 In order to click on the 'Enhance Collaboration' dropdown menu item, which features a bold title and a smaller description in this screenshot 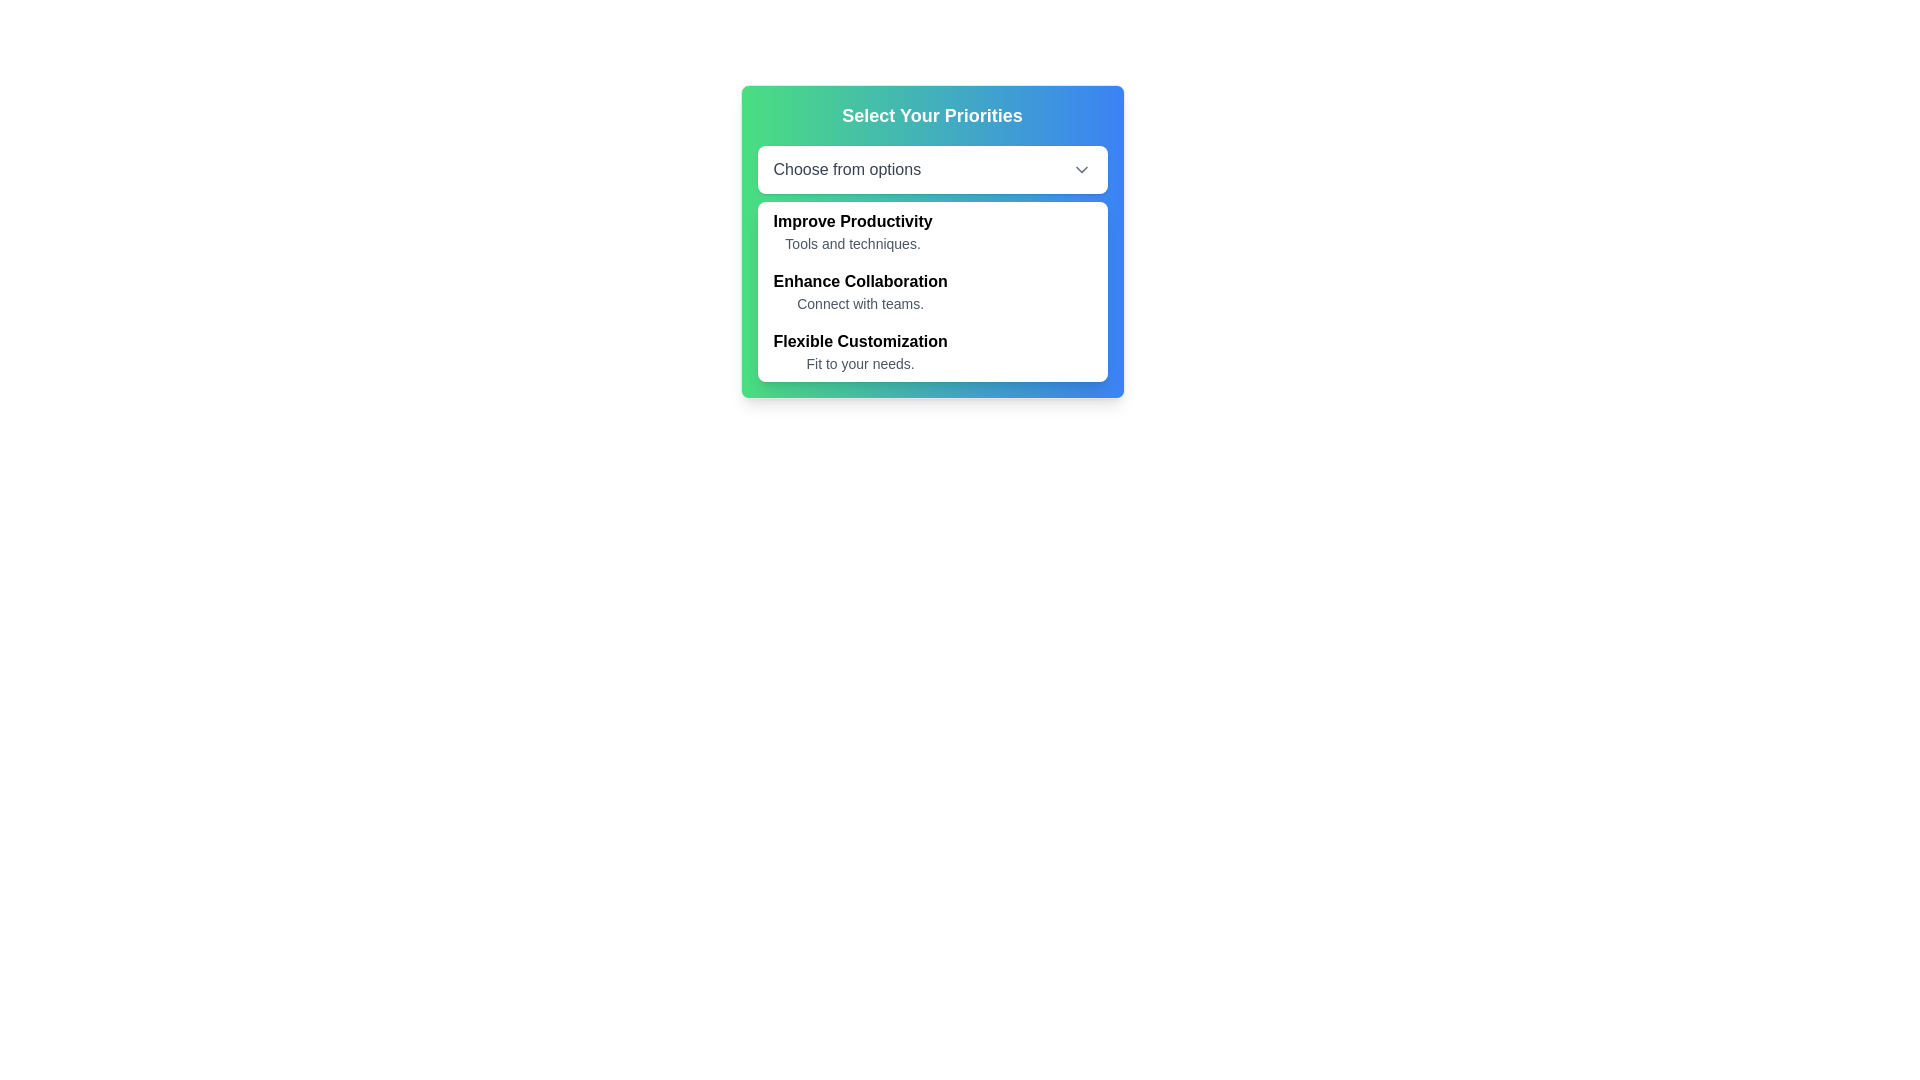, I will do `click(860, 292)`.